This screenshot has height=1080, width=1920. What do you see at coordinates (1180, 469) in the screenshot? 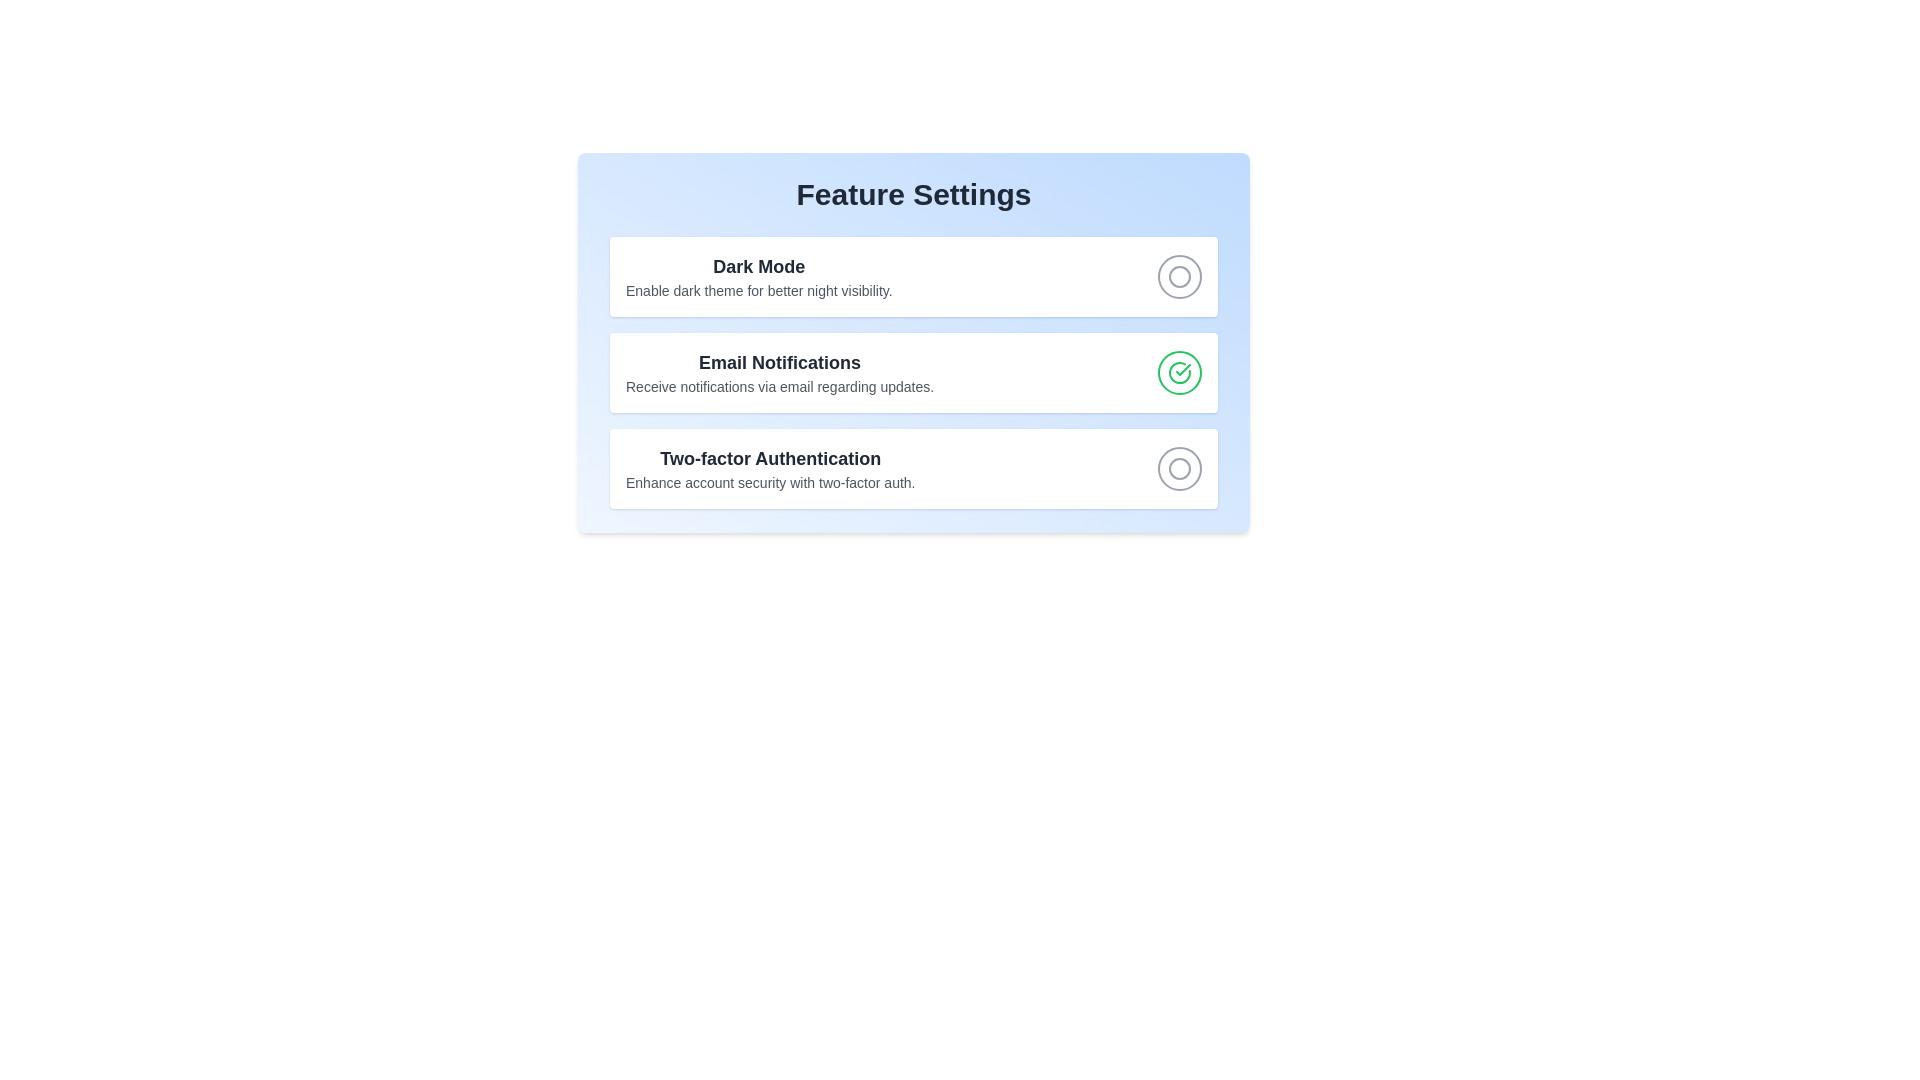
I see `the circular icon representing 'Two-factor Authentication' located at the bottom row of the feature settings list` at bounding box center [1180, 469].